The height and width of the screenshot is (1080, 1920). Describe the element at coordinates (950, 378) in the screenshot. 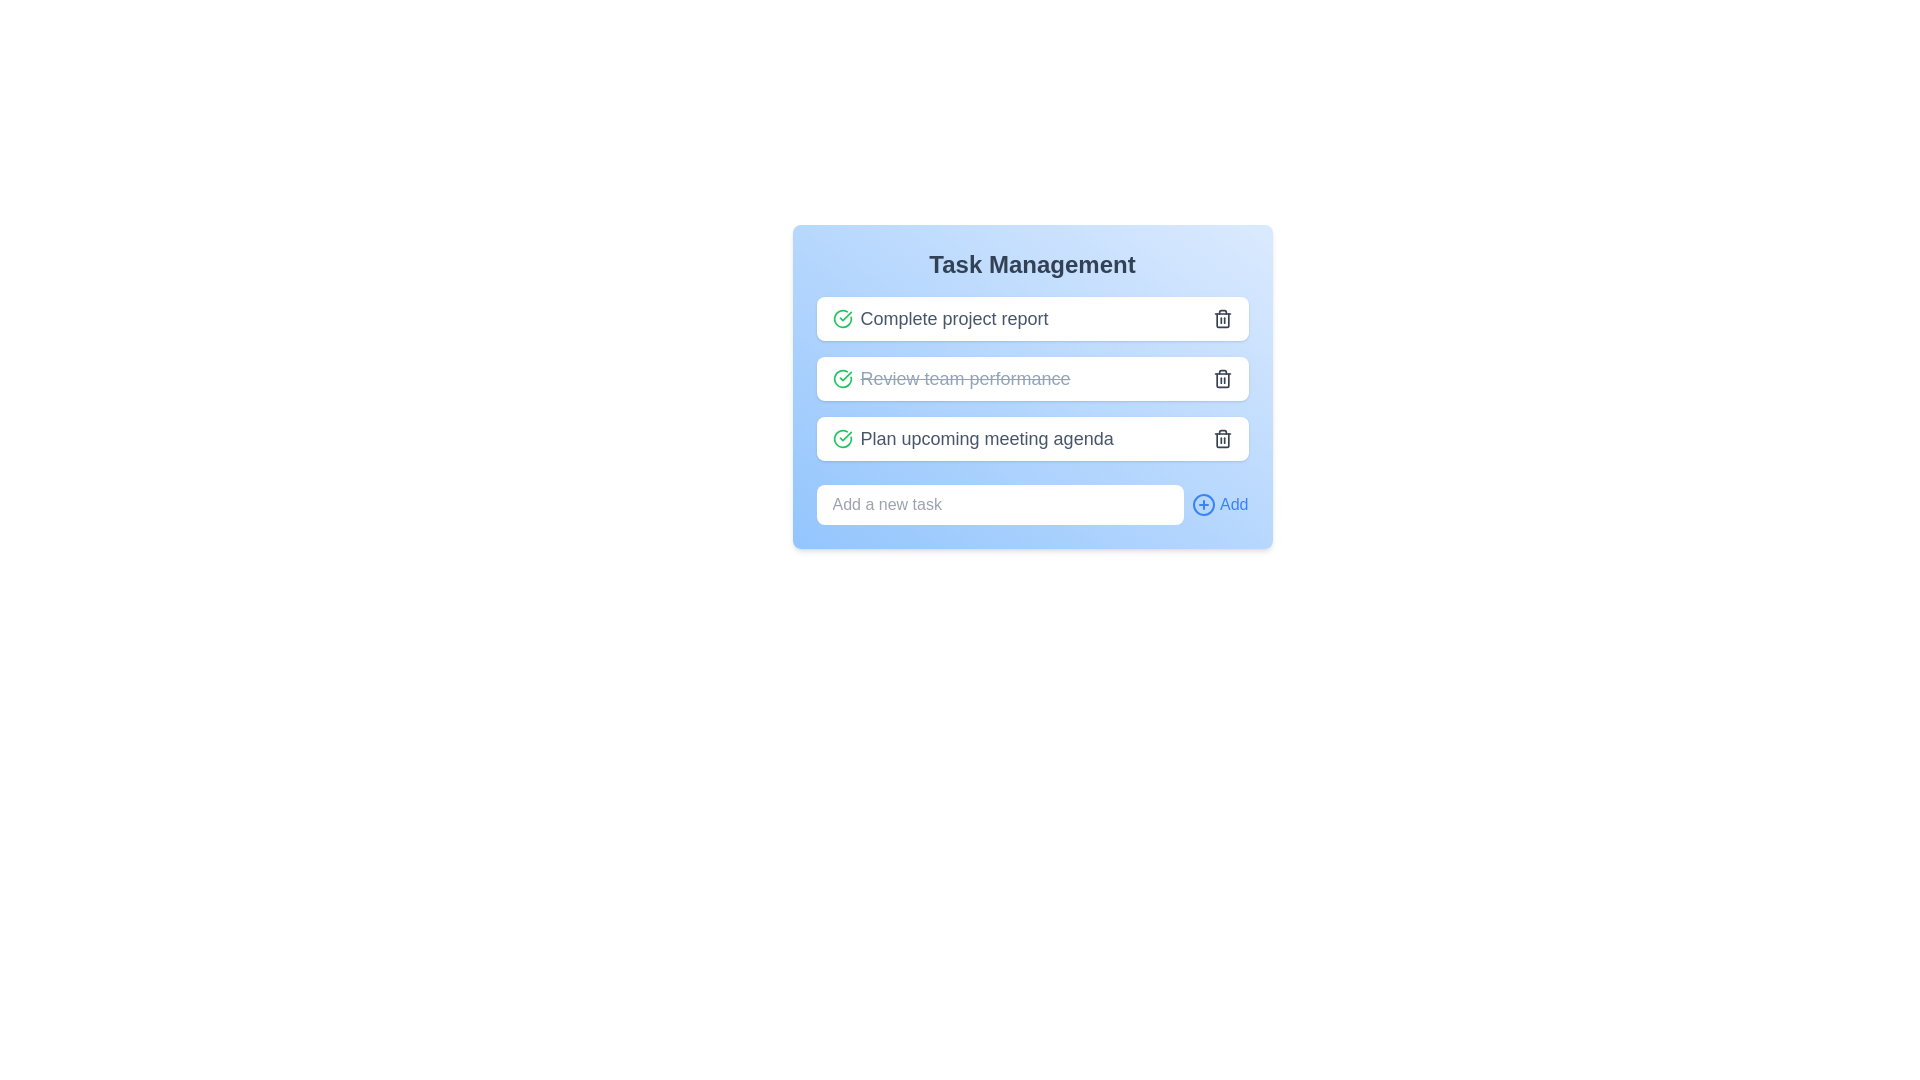

I see `the label for a completed task in the task management application, located between 'Complete project report' and 'Plan upcoming meeting agenda', with a green checkmark icon on the left and a trash can icon on the right` at that location.